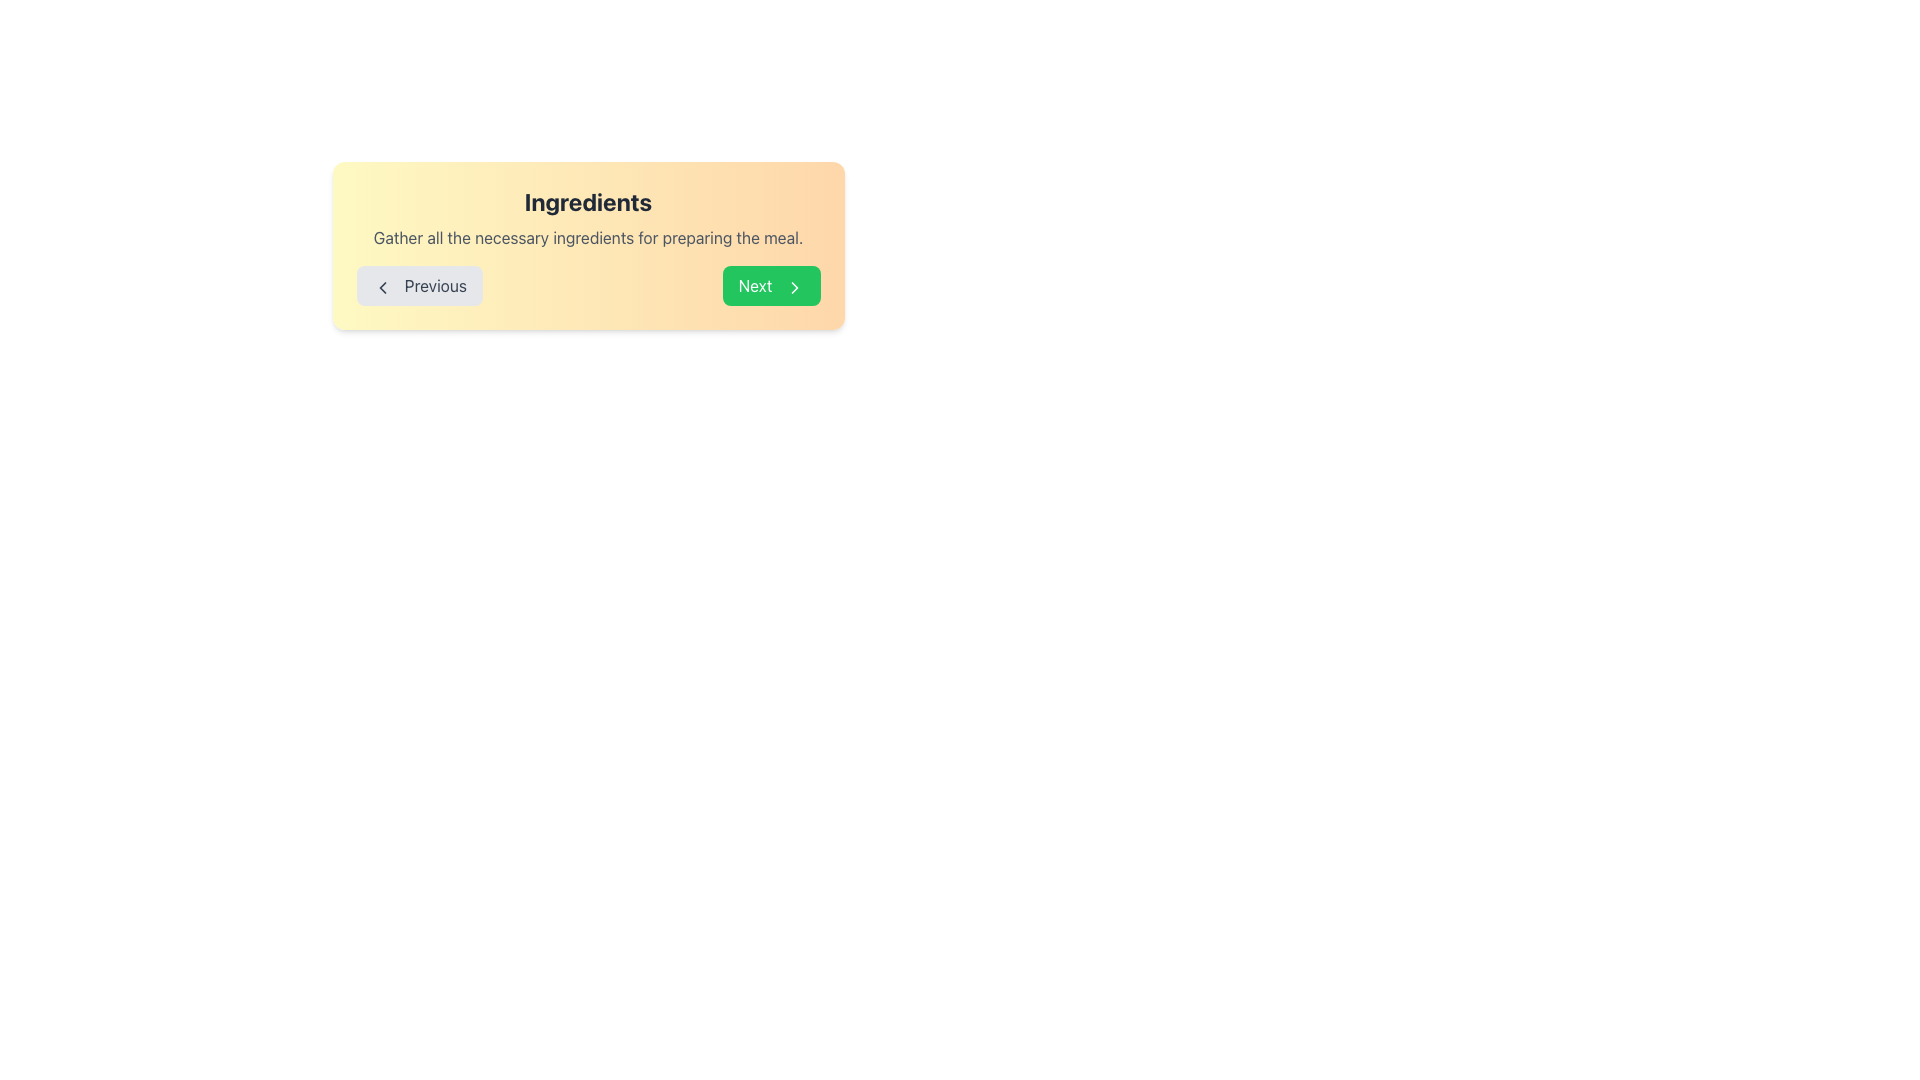  What do you see at coordinates (382, 287) in the screenshot?
I see `the chevron-shaped icon within the 'Previous' button` at bounding box center [382, 287].